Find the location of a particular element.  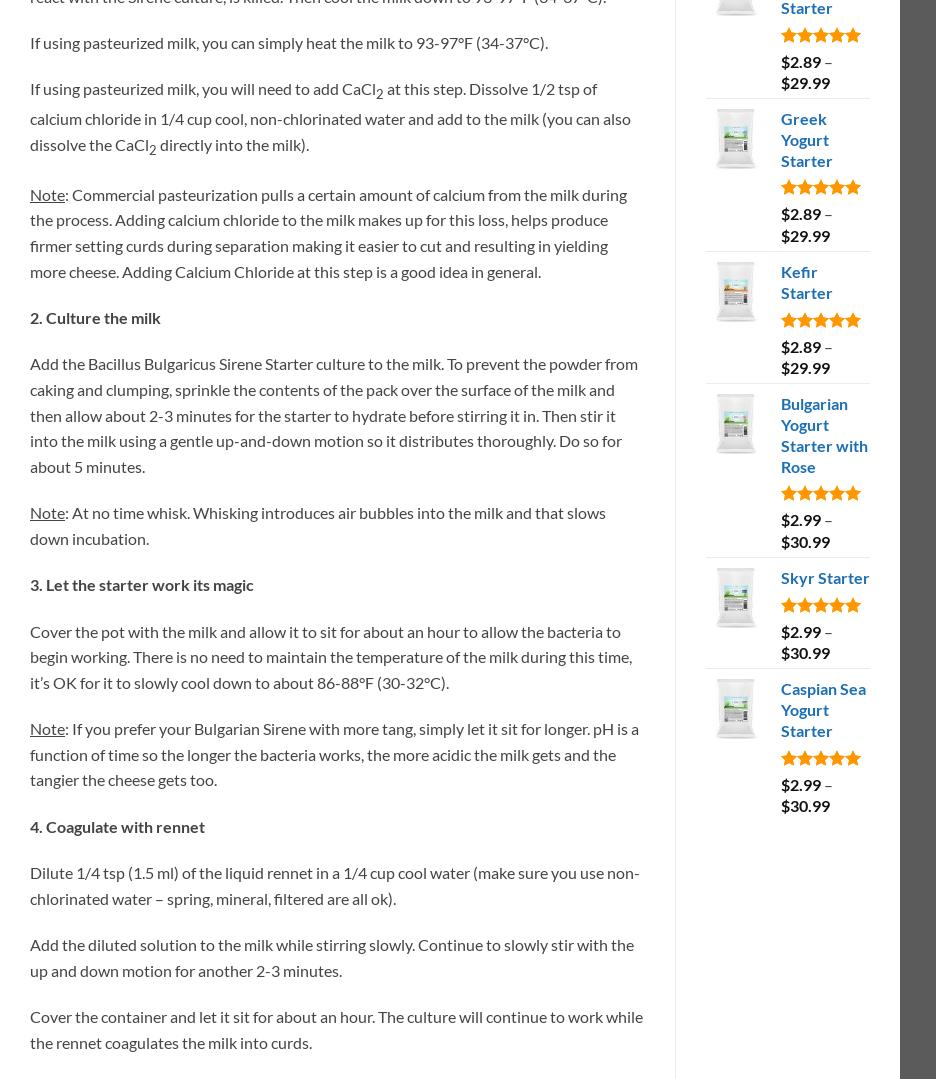

'If using pasteurized milk, you can simply heat the milk to 93-97°F (34-37°C).' is located at coordinates (289, 42).